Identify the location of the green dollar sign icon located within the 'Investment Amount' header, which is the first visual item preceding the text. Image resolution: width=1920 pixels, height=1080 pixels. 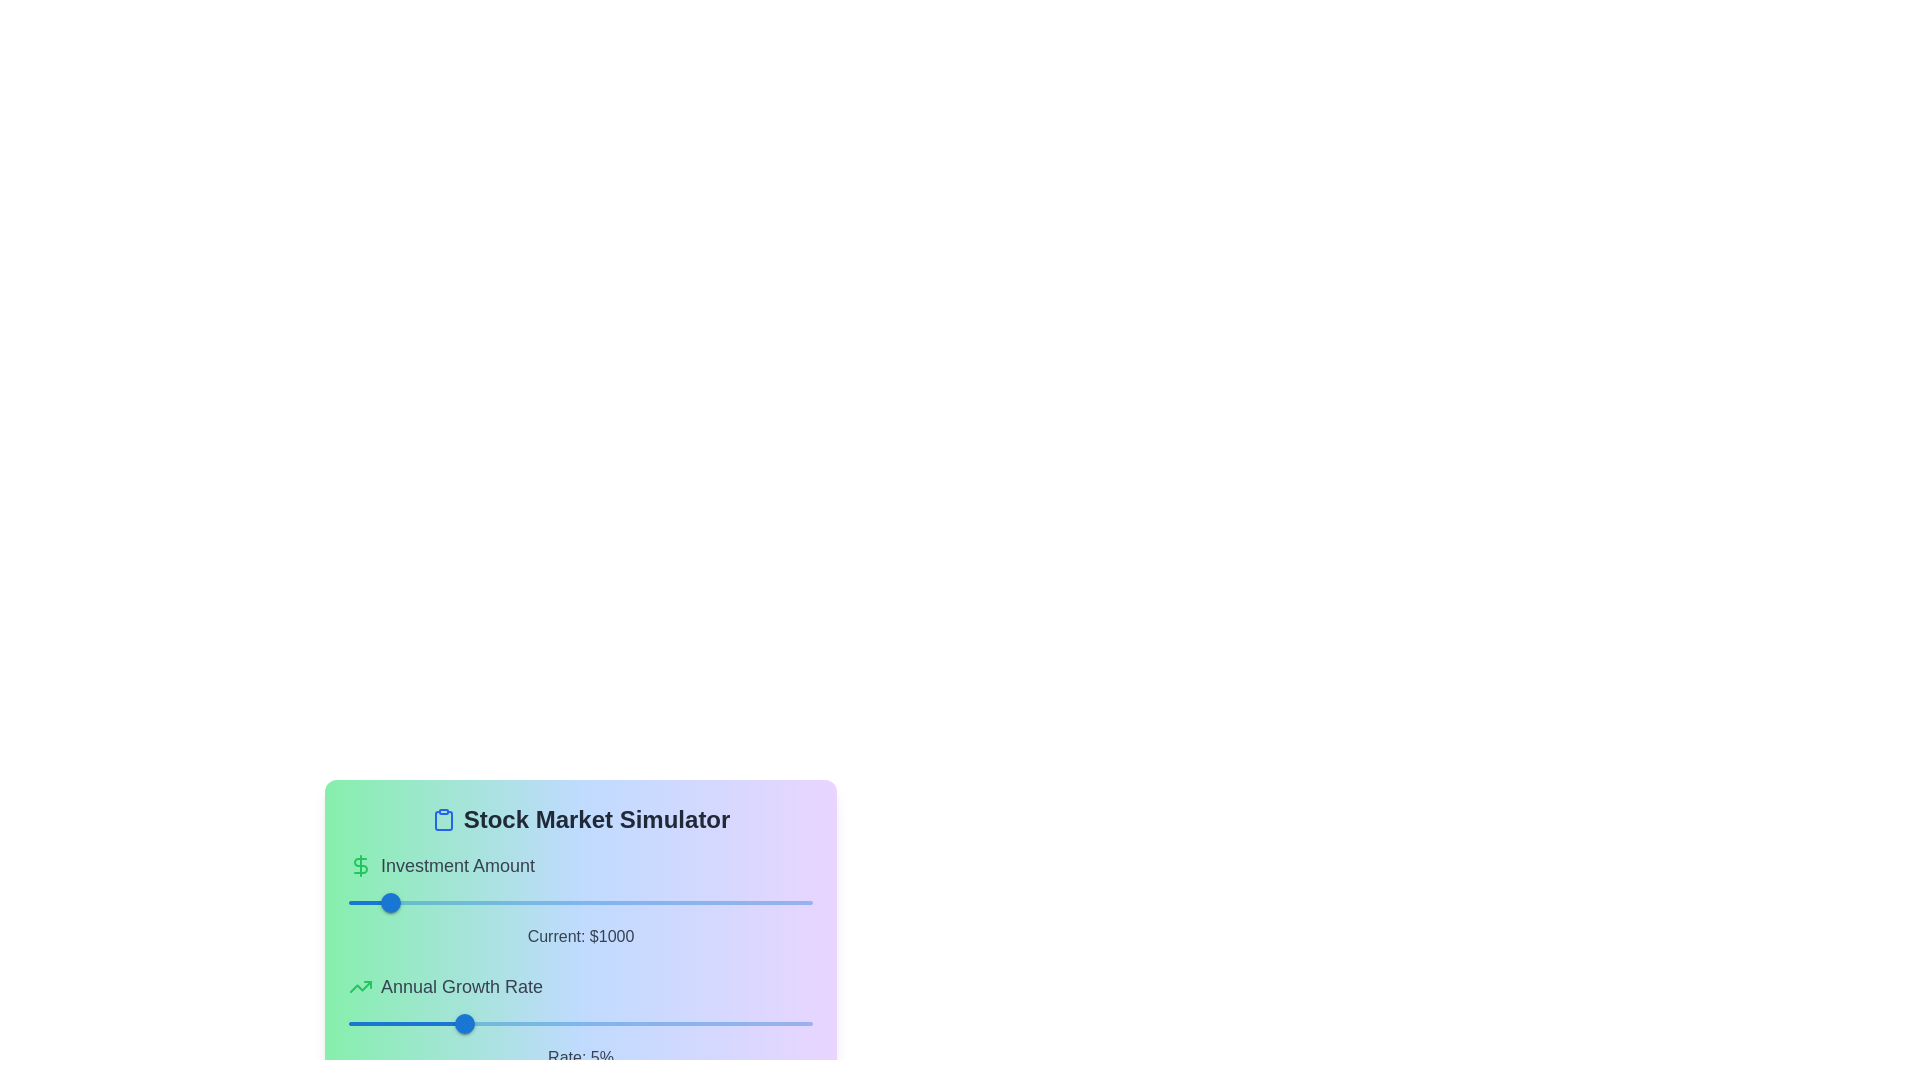
(360, 865).